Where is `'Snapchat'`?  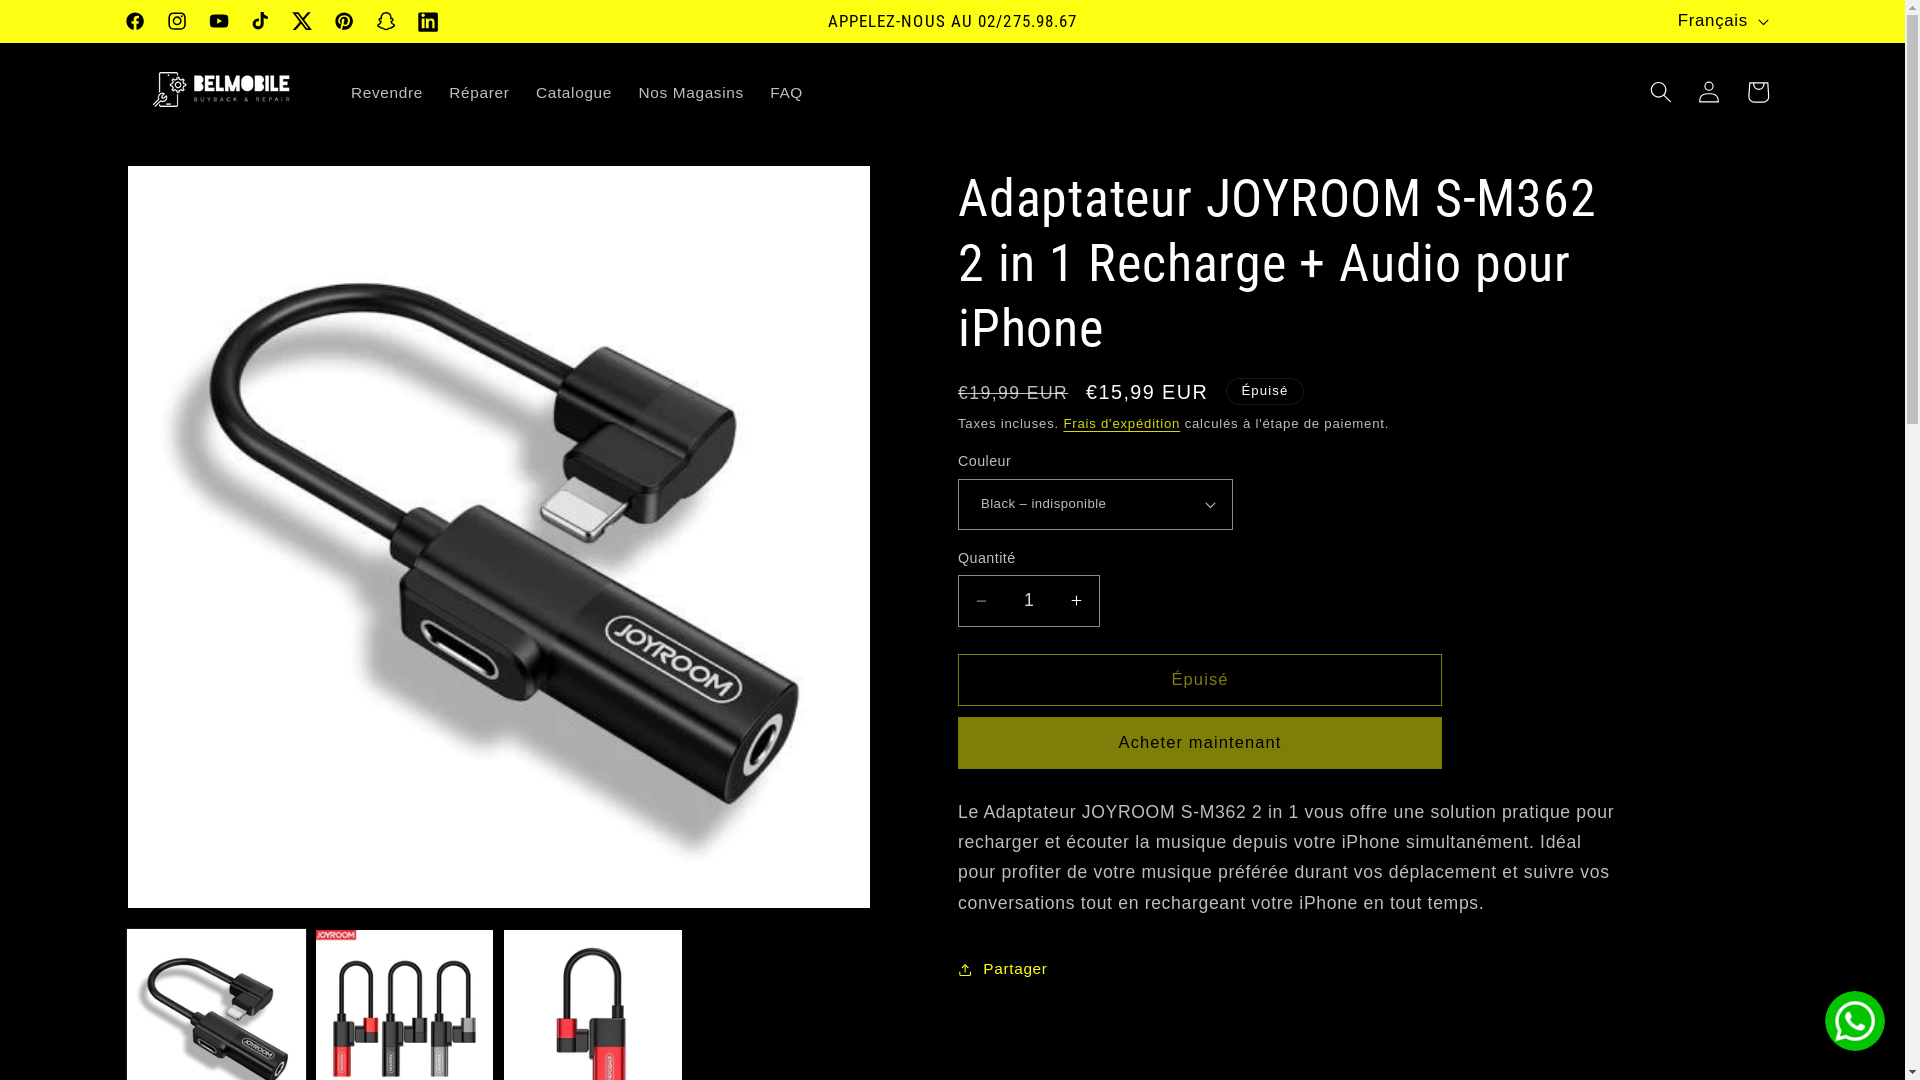
'Snapchat' is located at coordinates (385, 22).